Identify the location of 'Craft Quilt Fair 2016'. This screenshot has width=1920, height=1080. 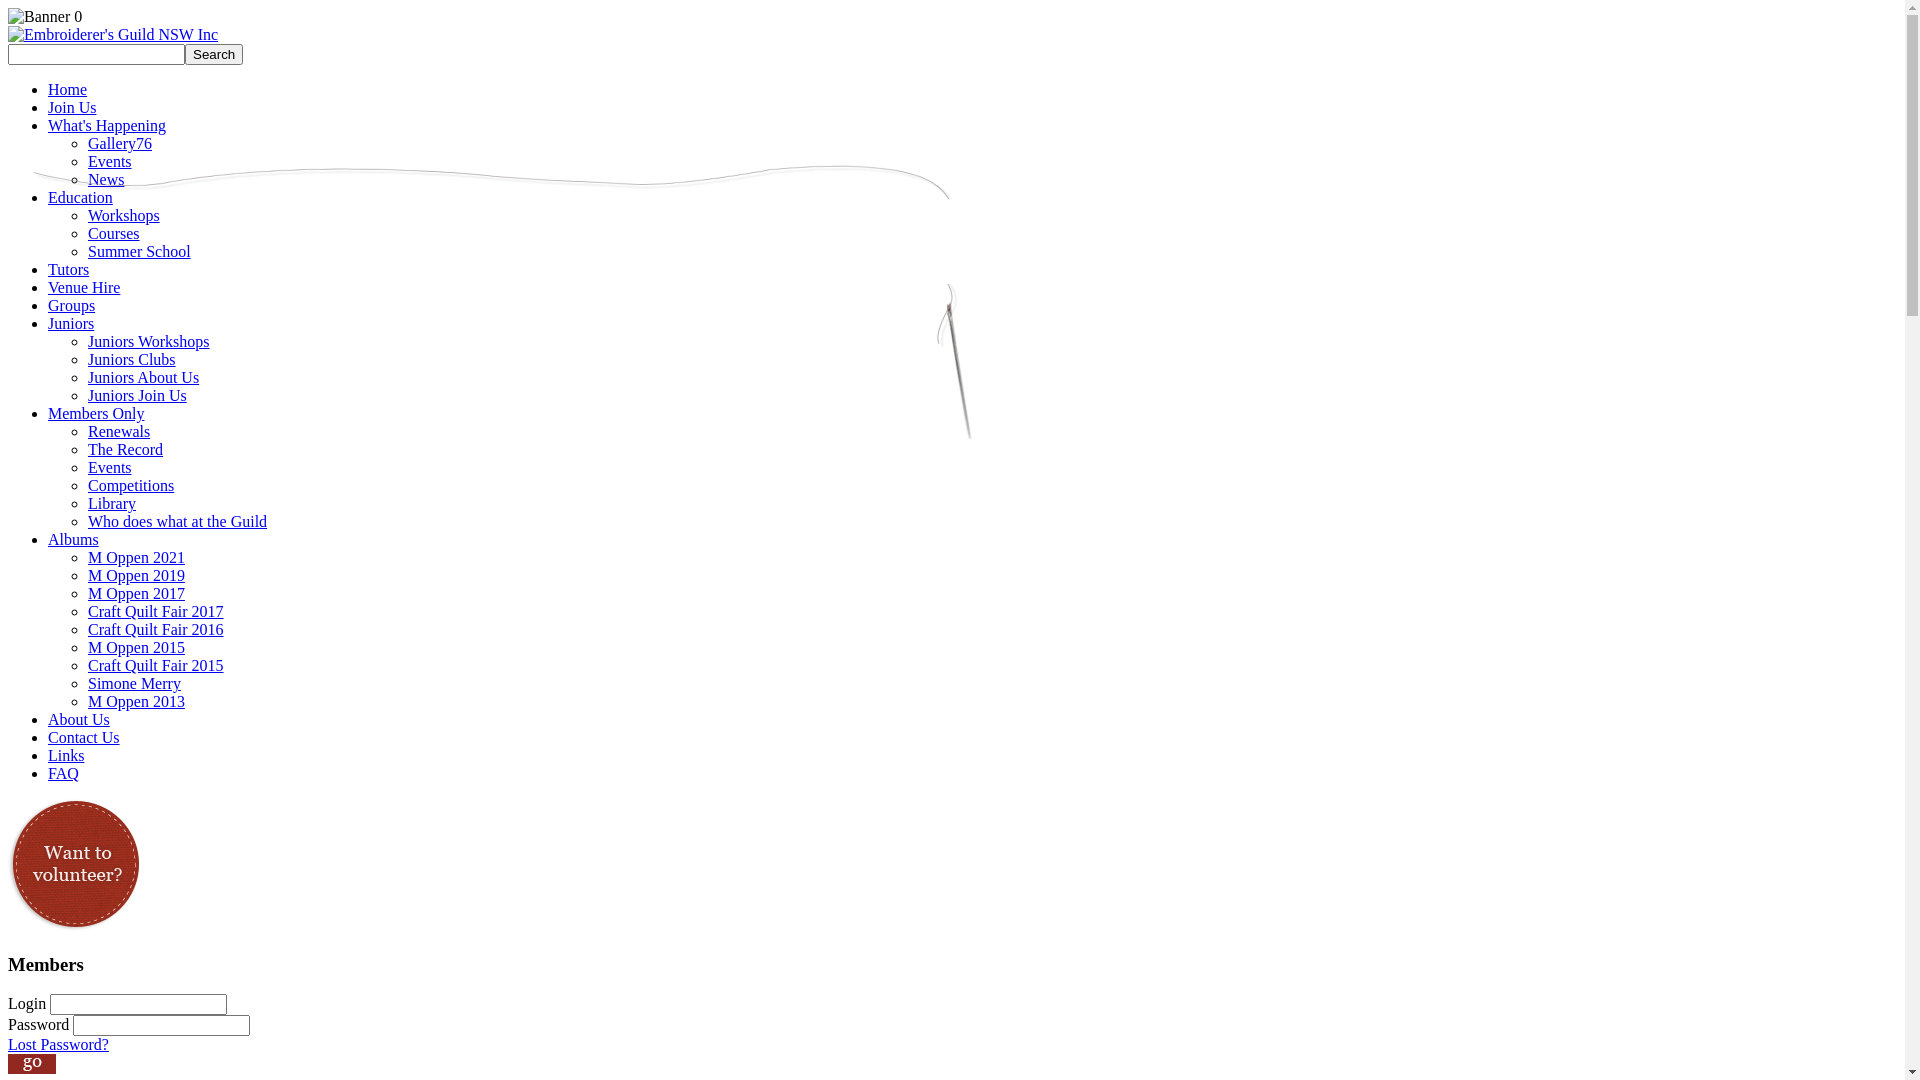
(155, 628).